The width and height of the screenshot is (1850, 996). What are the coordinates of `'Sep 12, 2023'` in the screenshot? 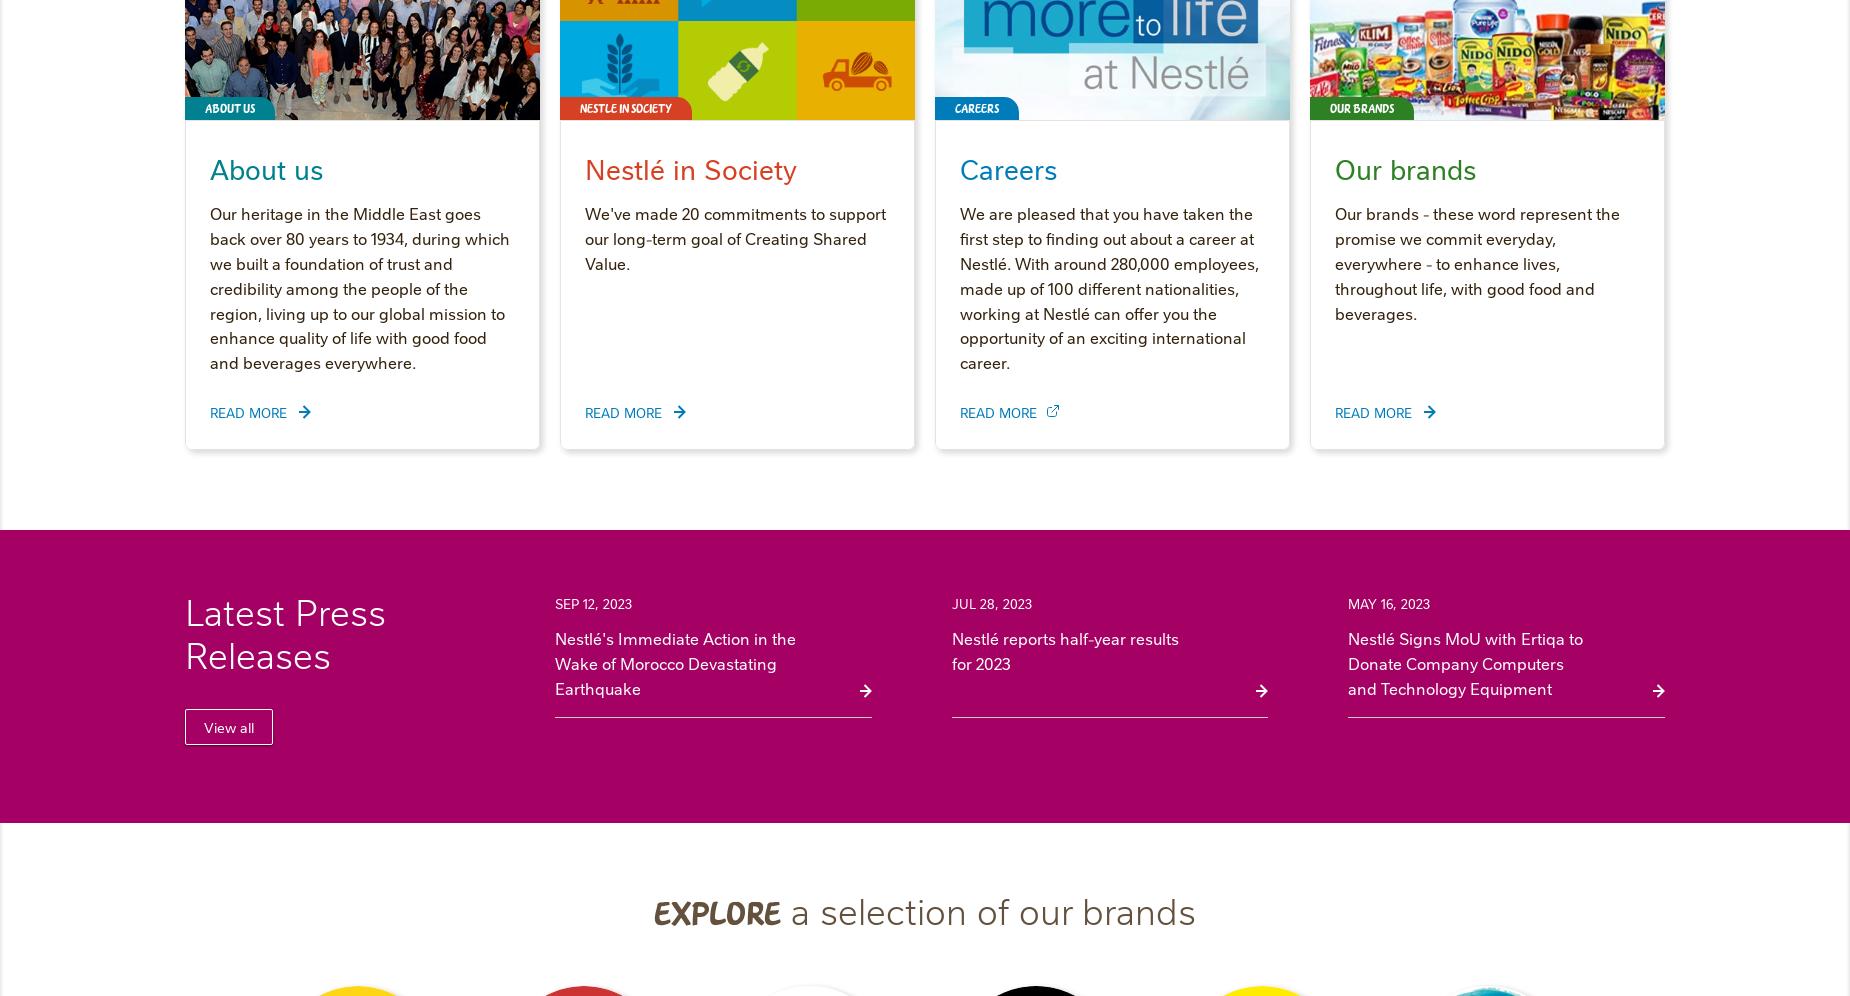 It's located at (555, 601).